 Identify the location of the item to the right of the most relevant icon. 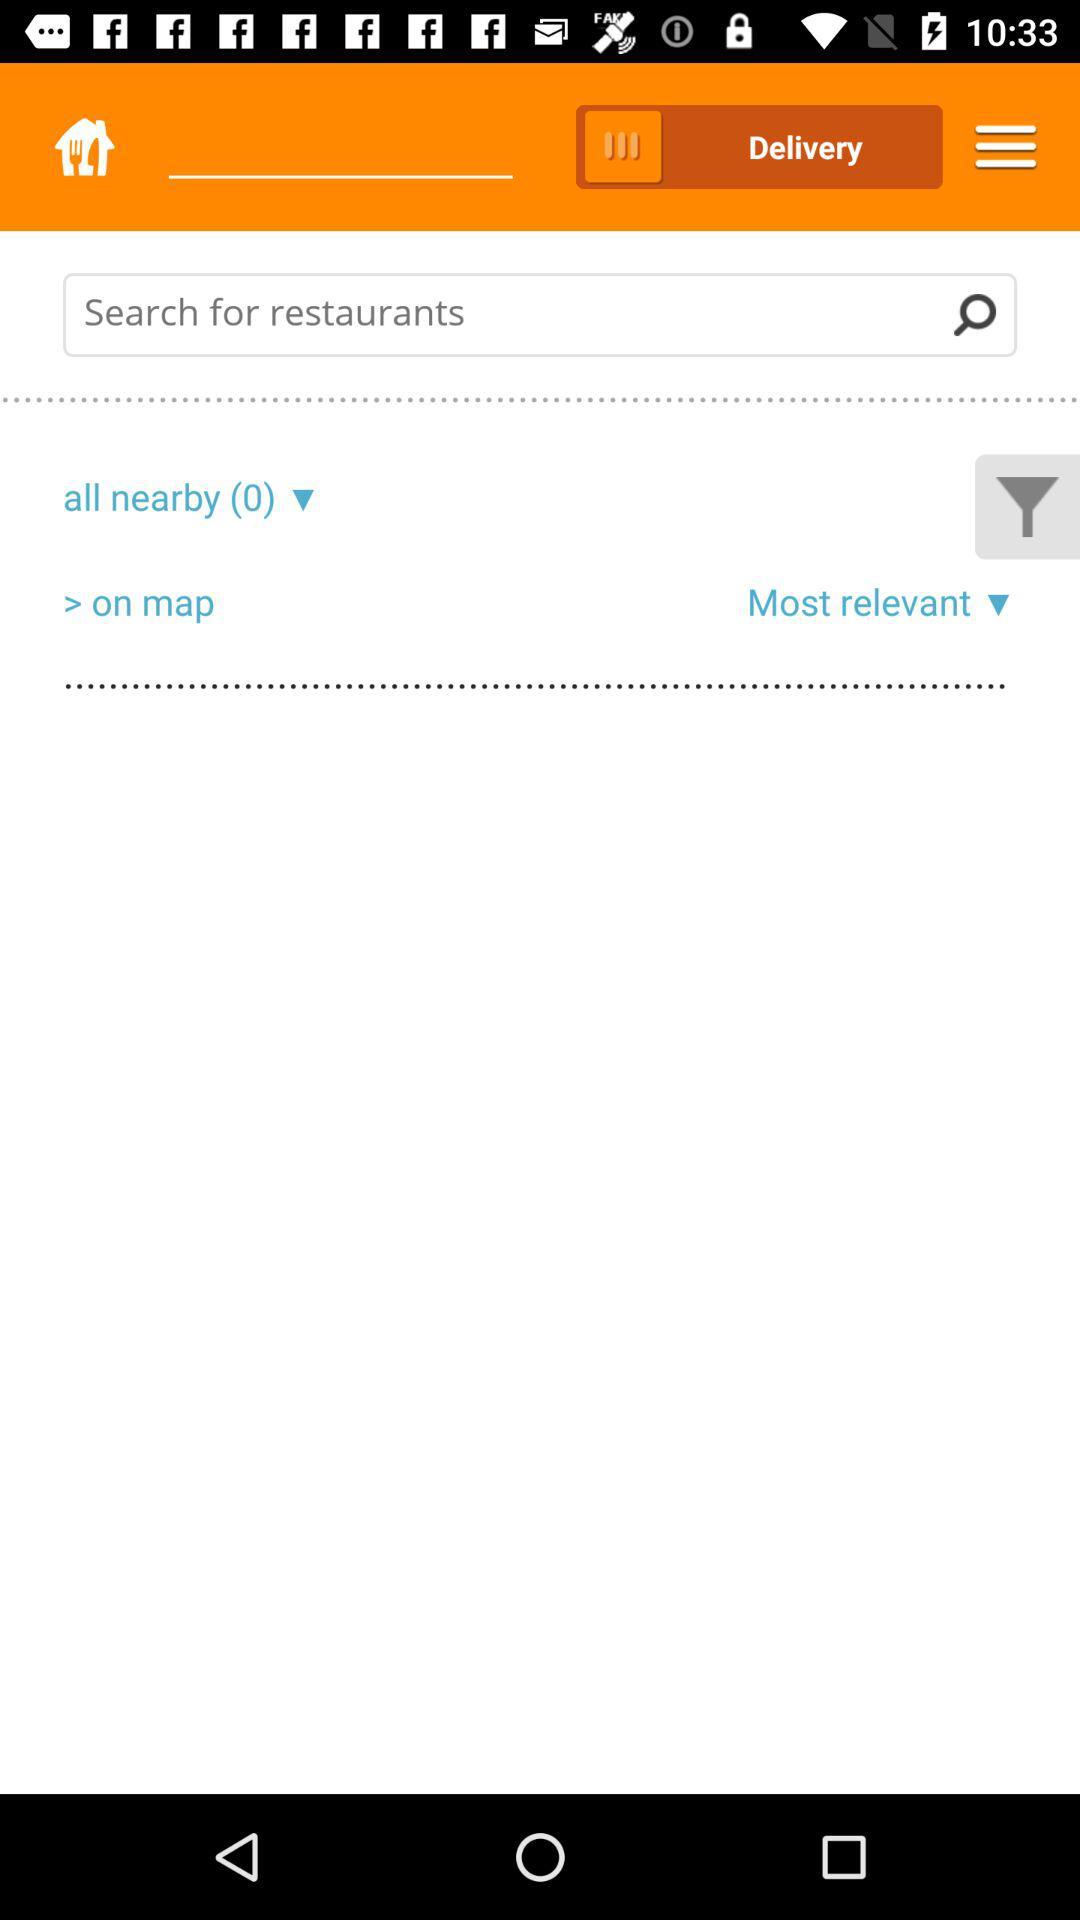
(994, 600).